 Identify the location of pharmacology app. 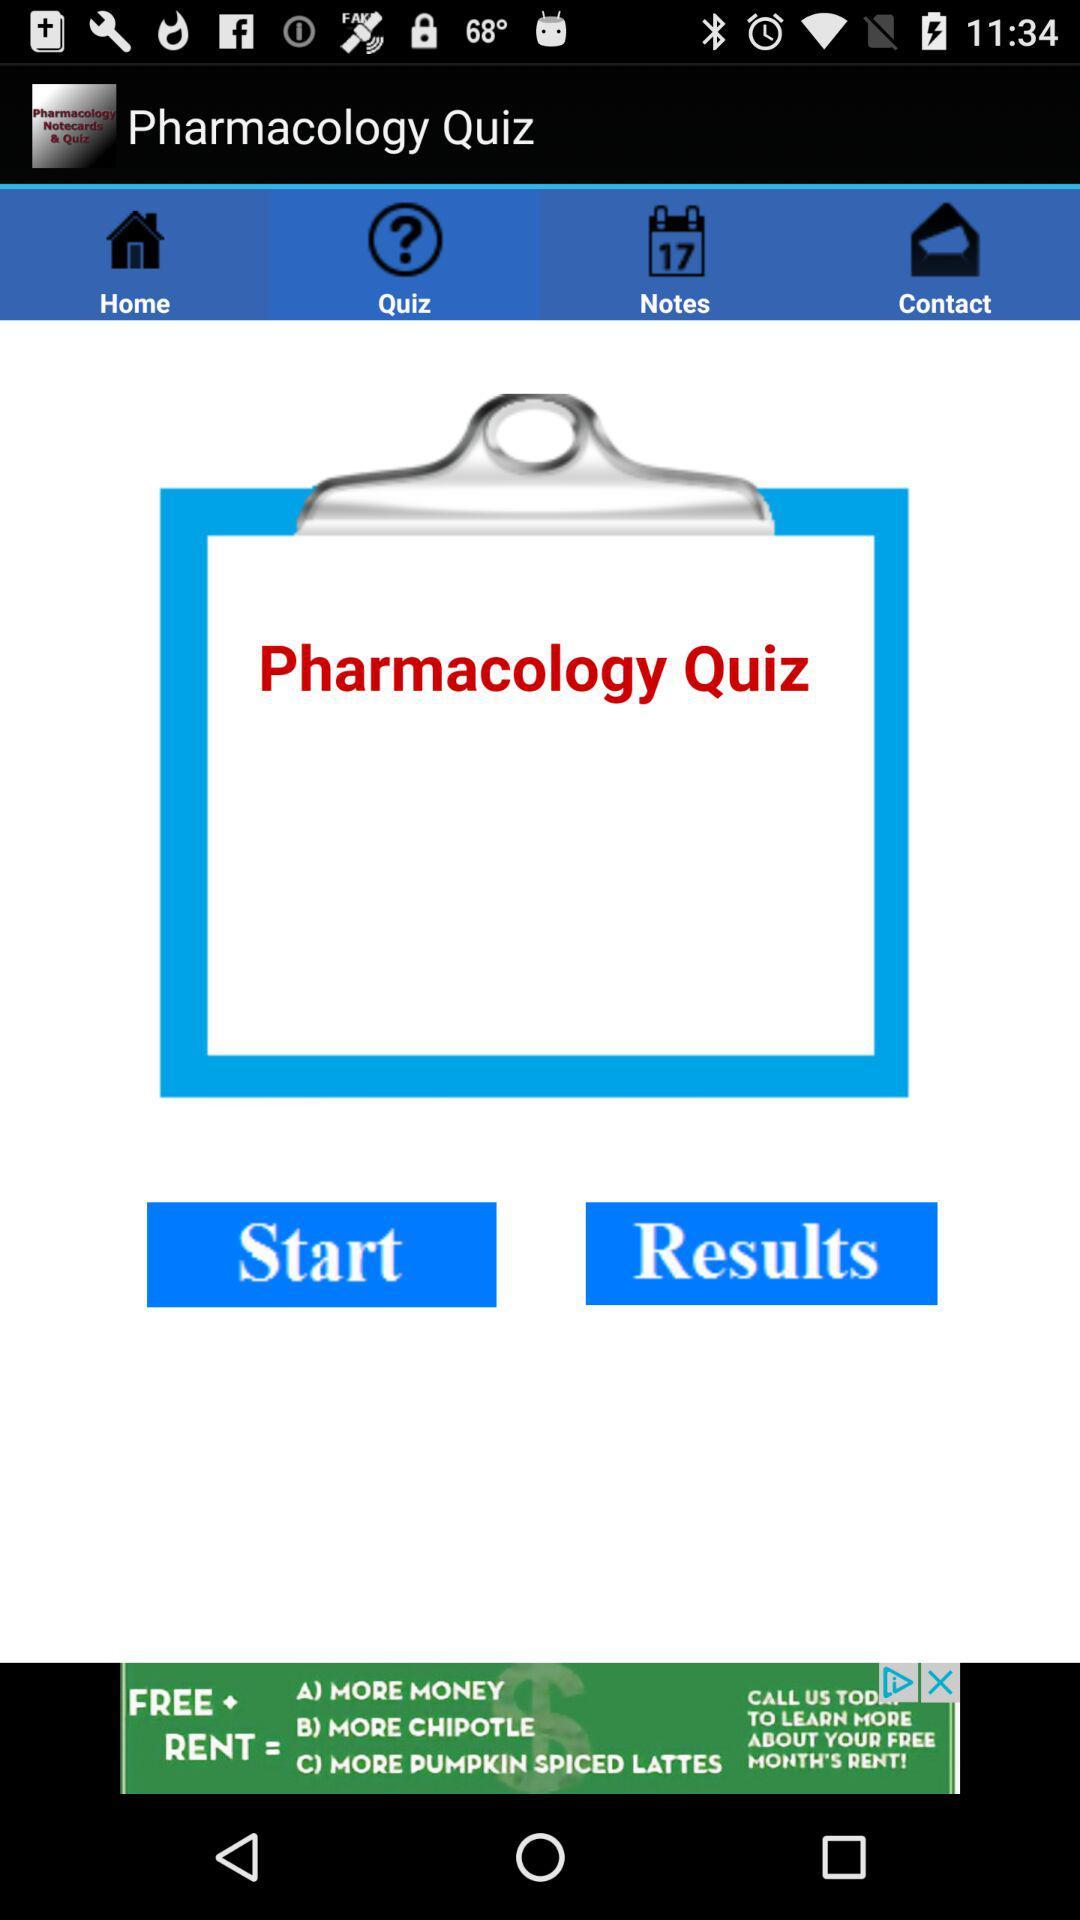
(540, 991).